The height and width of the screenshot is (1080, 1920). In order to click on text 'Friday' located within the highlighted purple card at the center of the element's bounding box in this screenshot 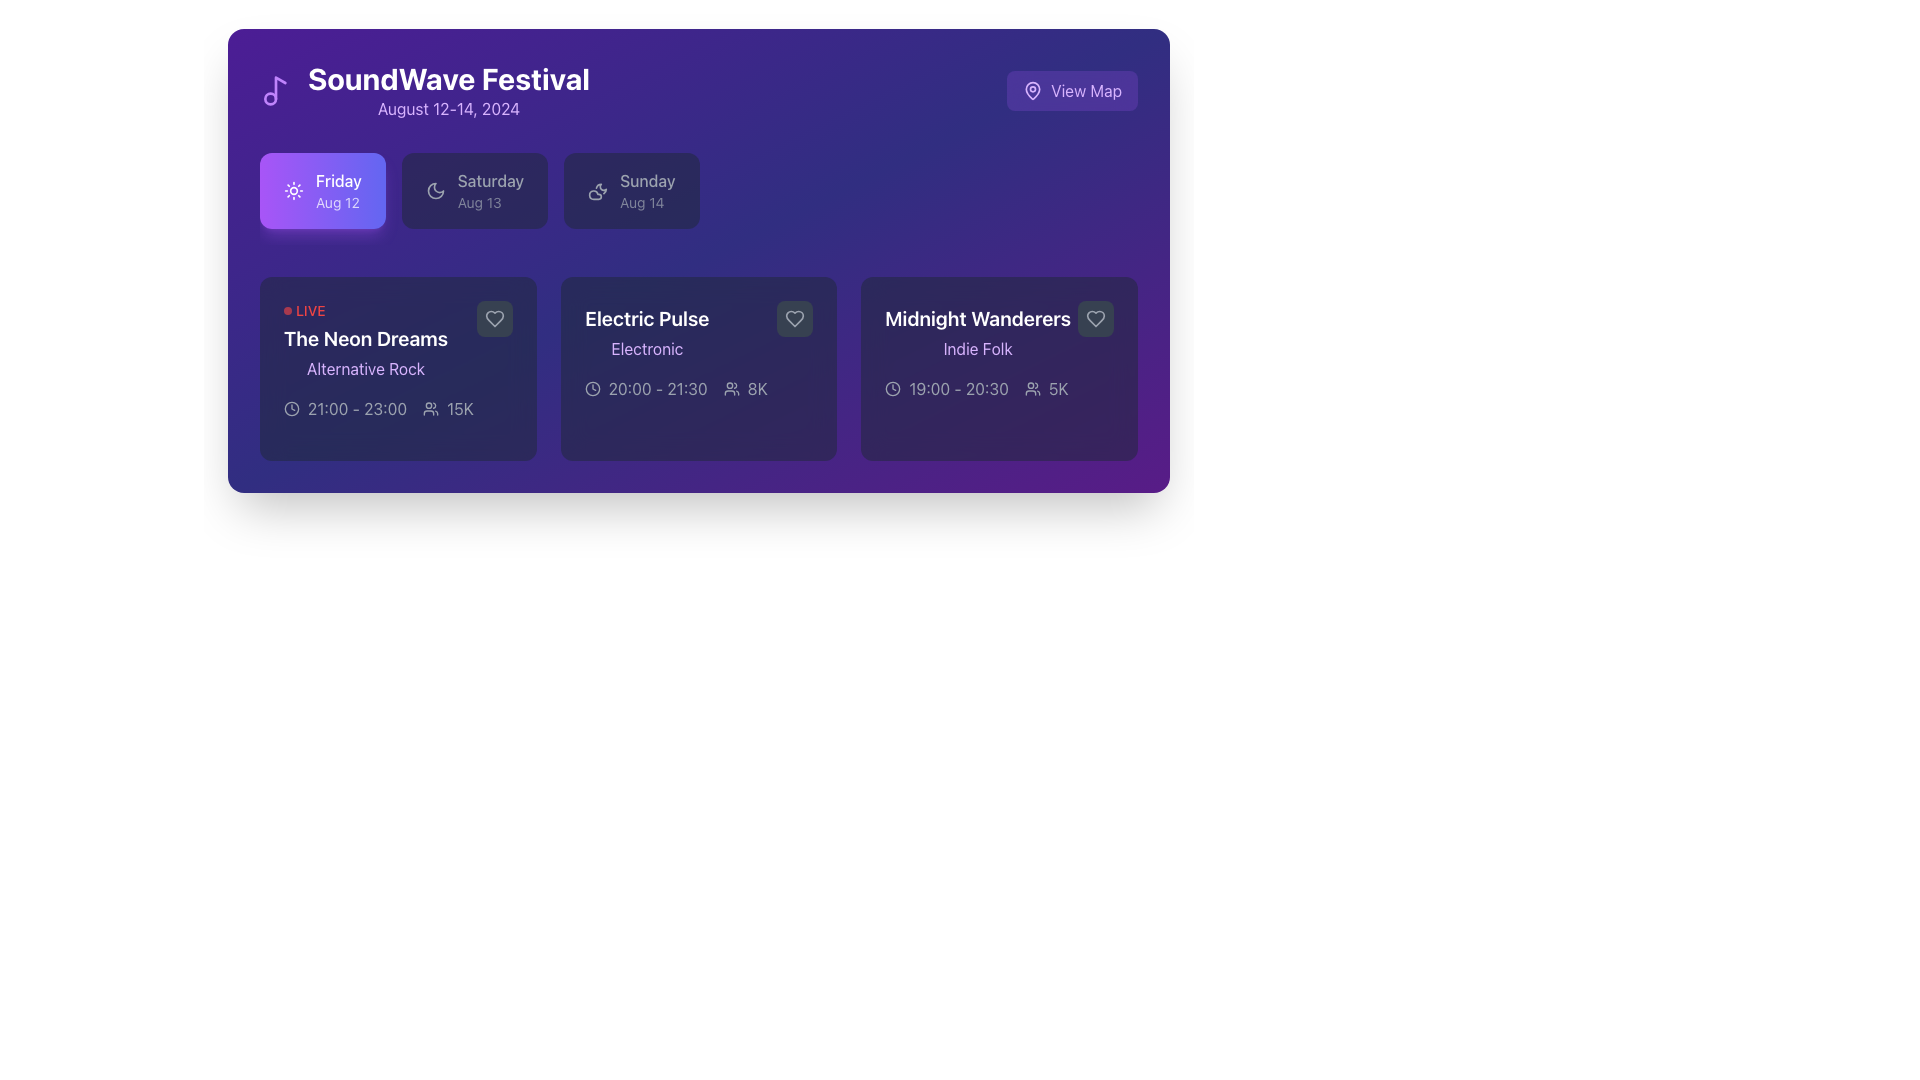, I will do `click(338, 181)`.